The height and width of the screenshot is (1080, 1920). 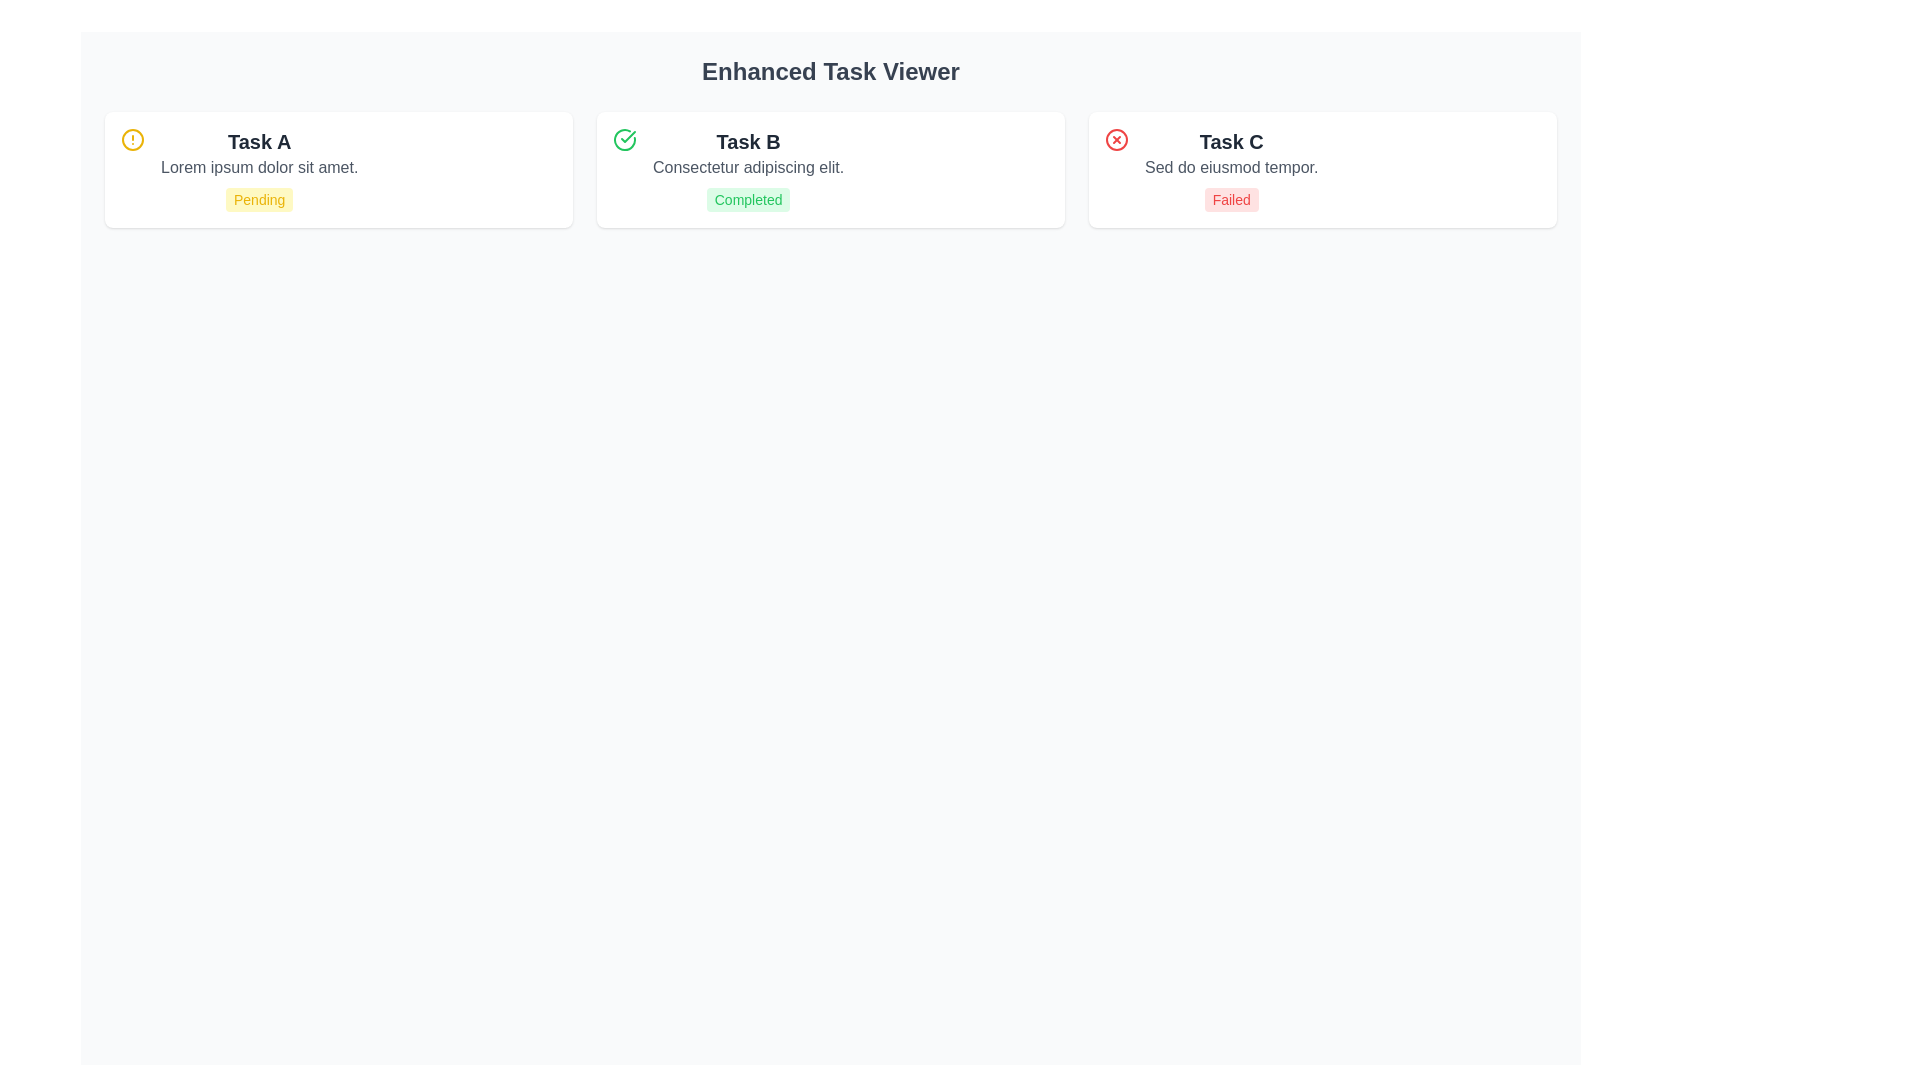 What do you see at coordinates (830, 168) in the screenshot?
I see `the second card in a three-column grid layout, which features a white background, rounded corners, a green check icon, bold dark text 'Task B', and a green badge labeled 'Completed'` at bounding box center [830, 168].